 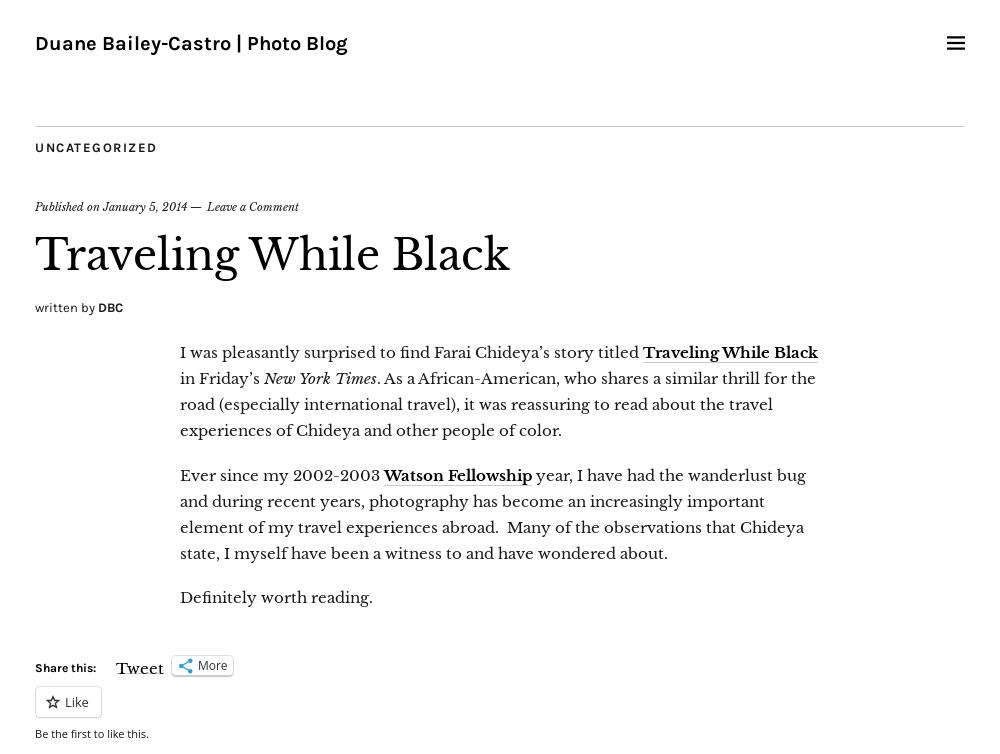 I want to click on '. As a African-American, who shares a similar thrill for the road (especially international travel), it was reassuring to read about the travel experiences of Chideya and other people of color.', so click(x=497, y=404).